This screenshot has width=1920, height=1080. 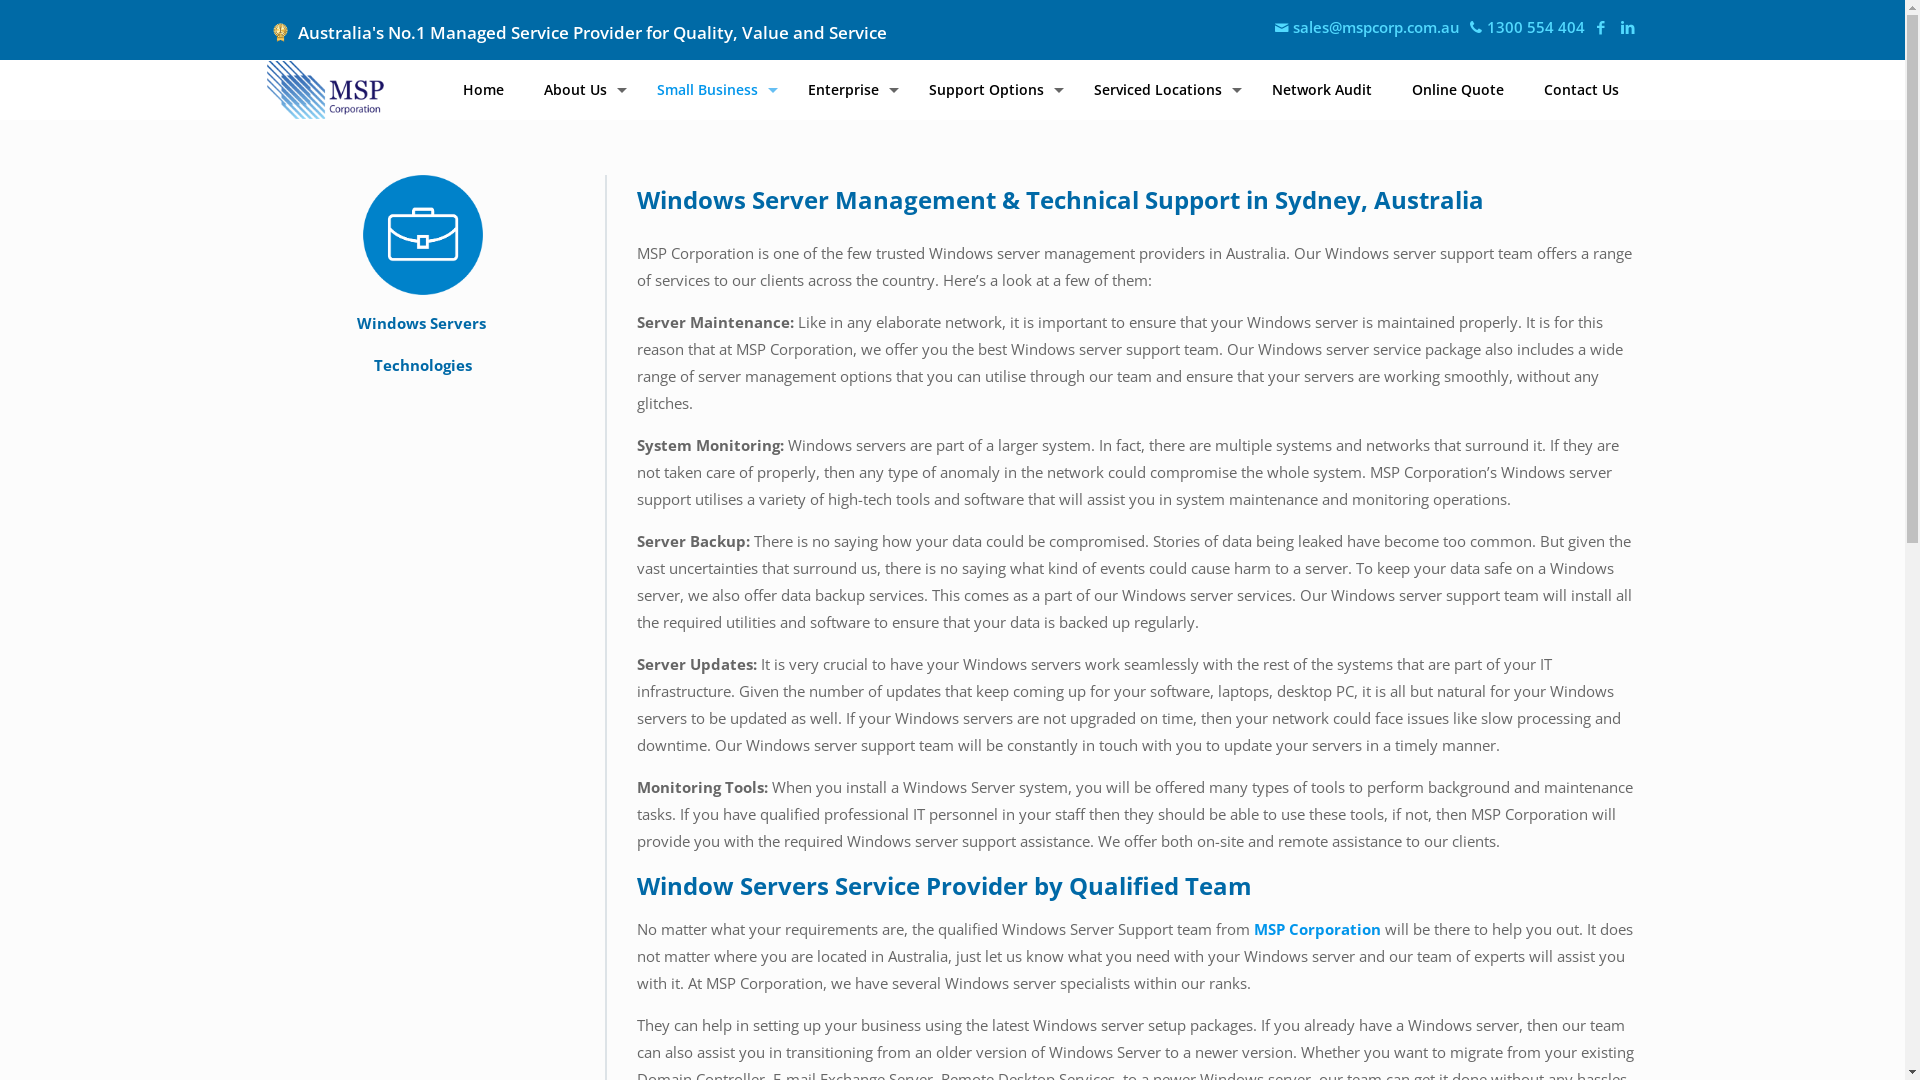 What do you see at coordinates (1365, 27) in the screenshot?
I see `'sales@mspcorp.com.au'` at bounding box center [1365, 27].